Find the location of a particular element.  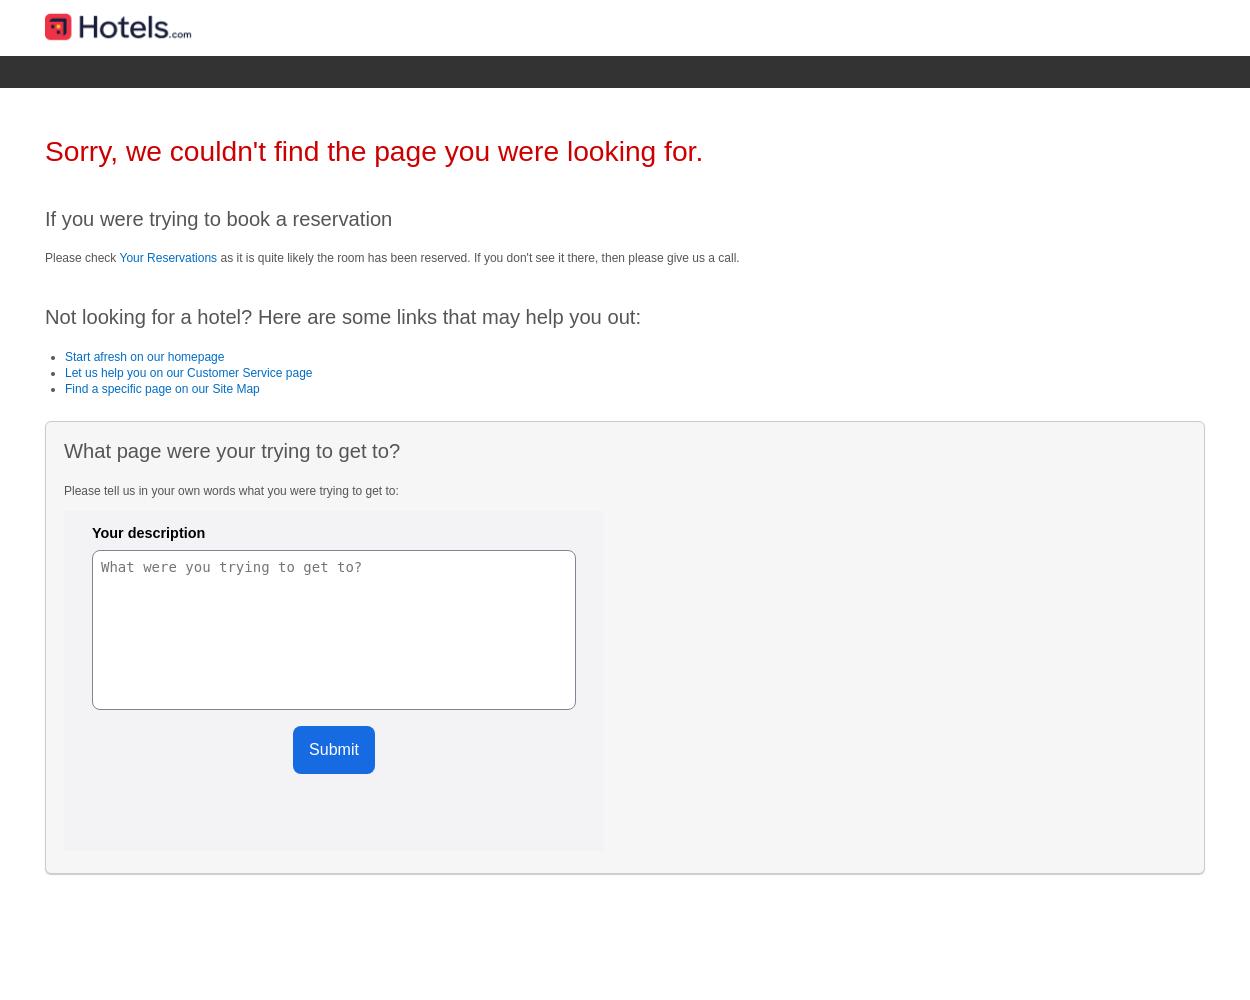

'Let us help you on our Customer Service page' is located at coordinates (188, 371).